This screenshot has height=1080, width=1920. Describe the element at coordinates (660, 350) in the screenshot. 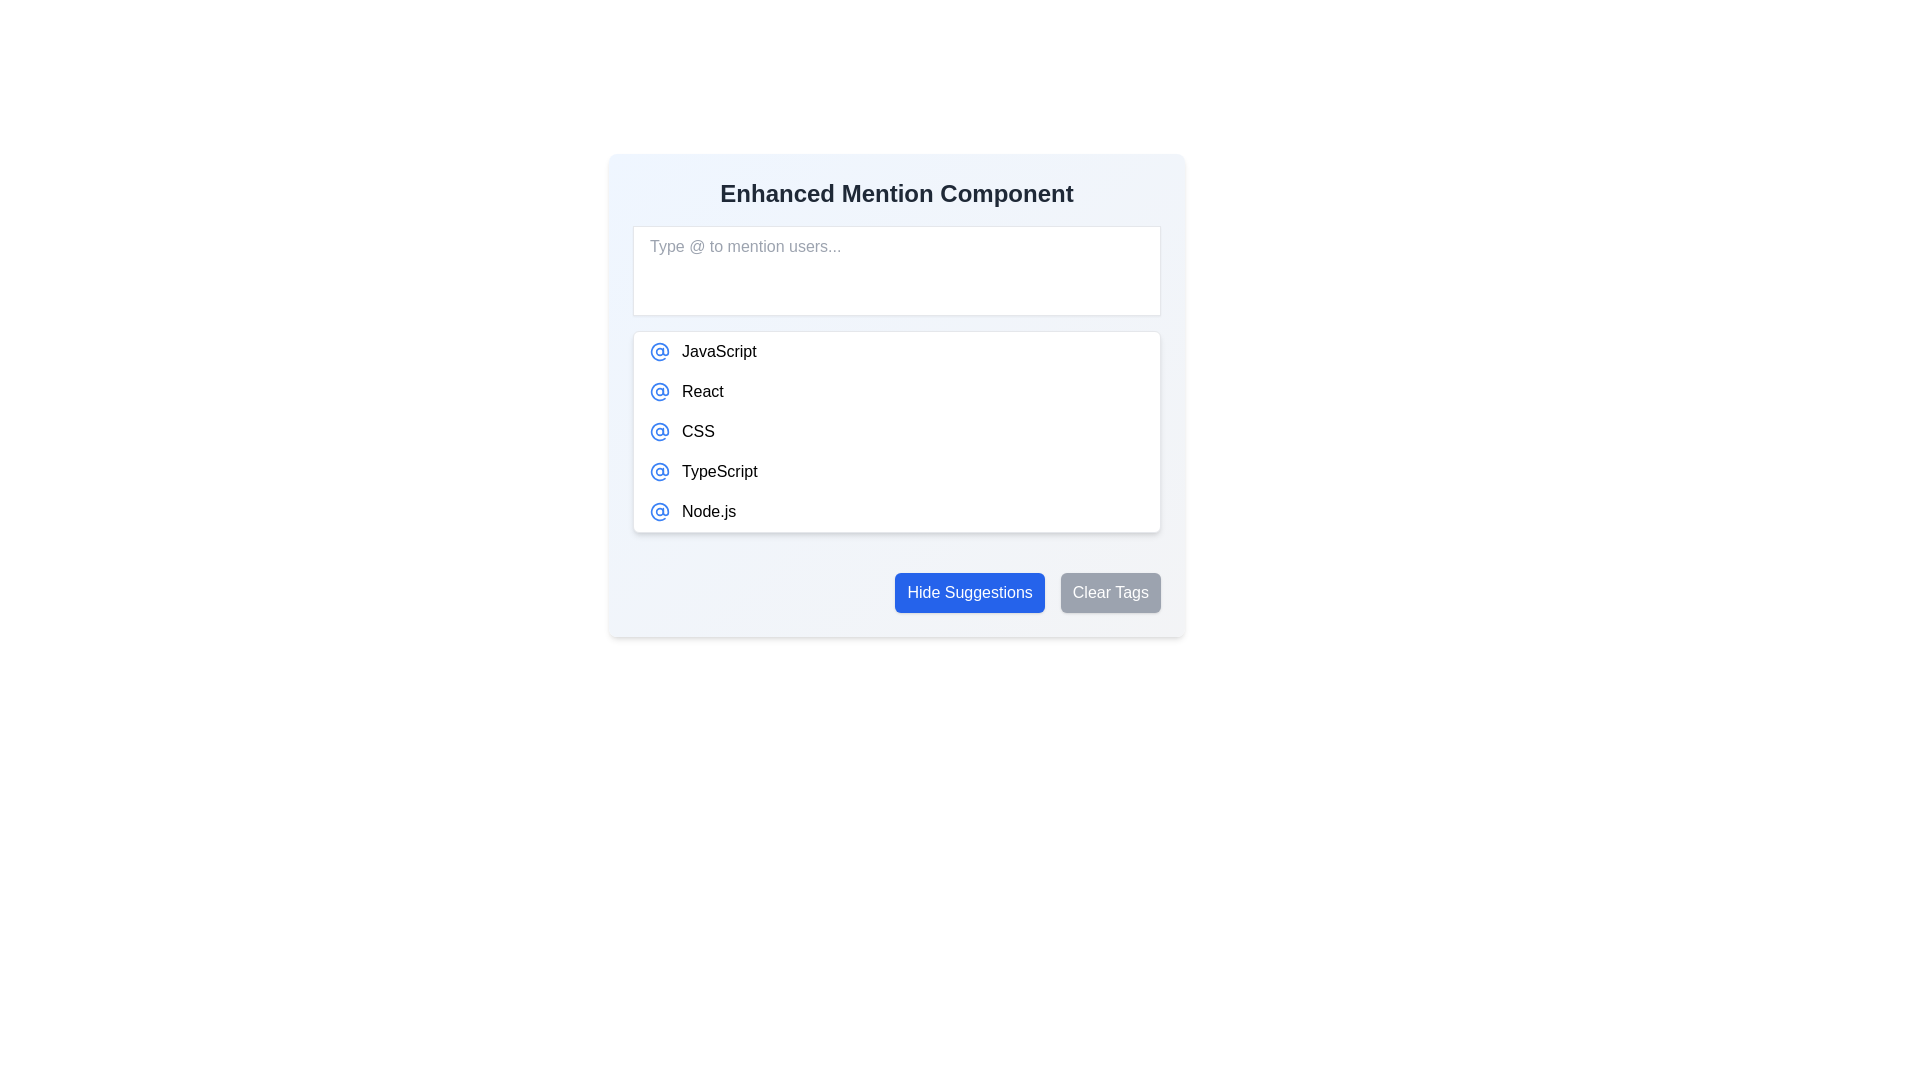

I see `the '@' icon located to the left of the text 'JavaScript' in the list` at that location.